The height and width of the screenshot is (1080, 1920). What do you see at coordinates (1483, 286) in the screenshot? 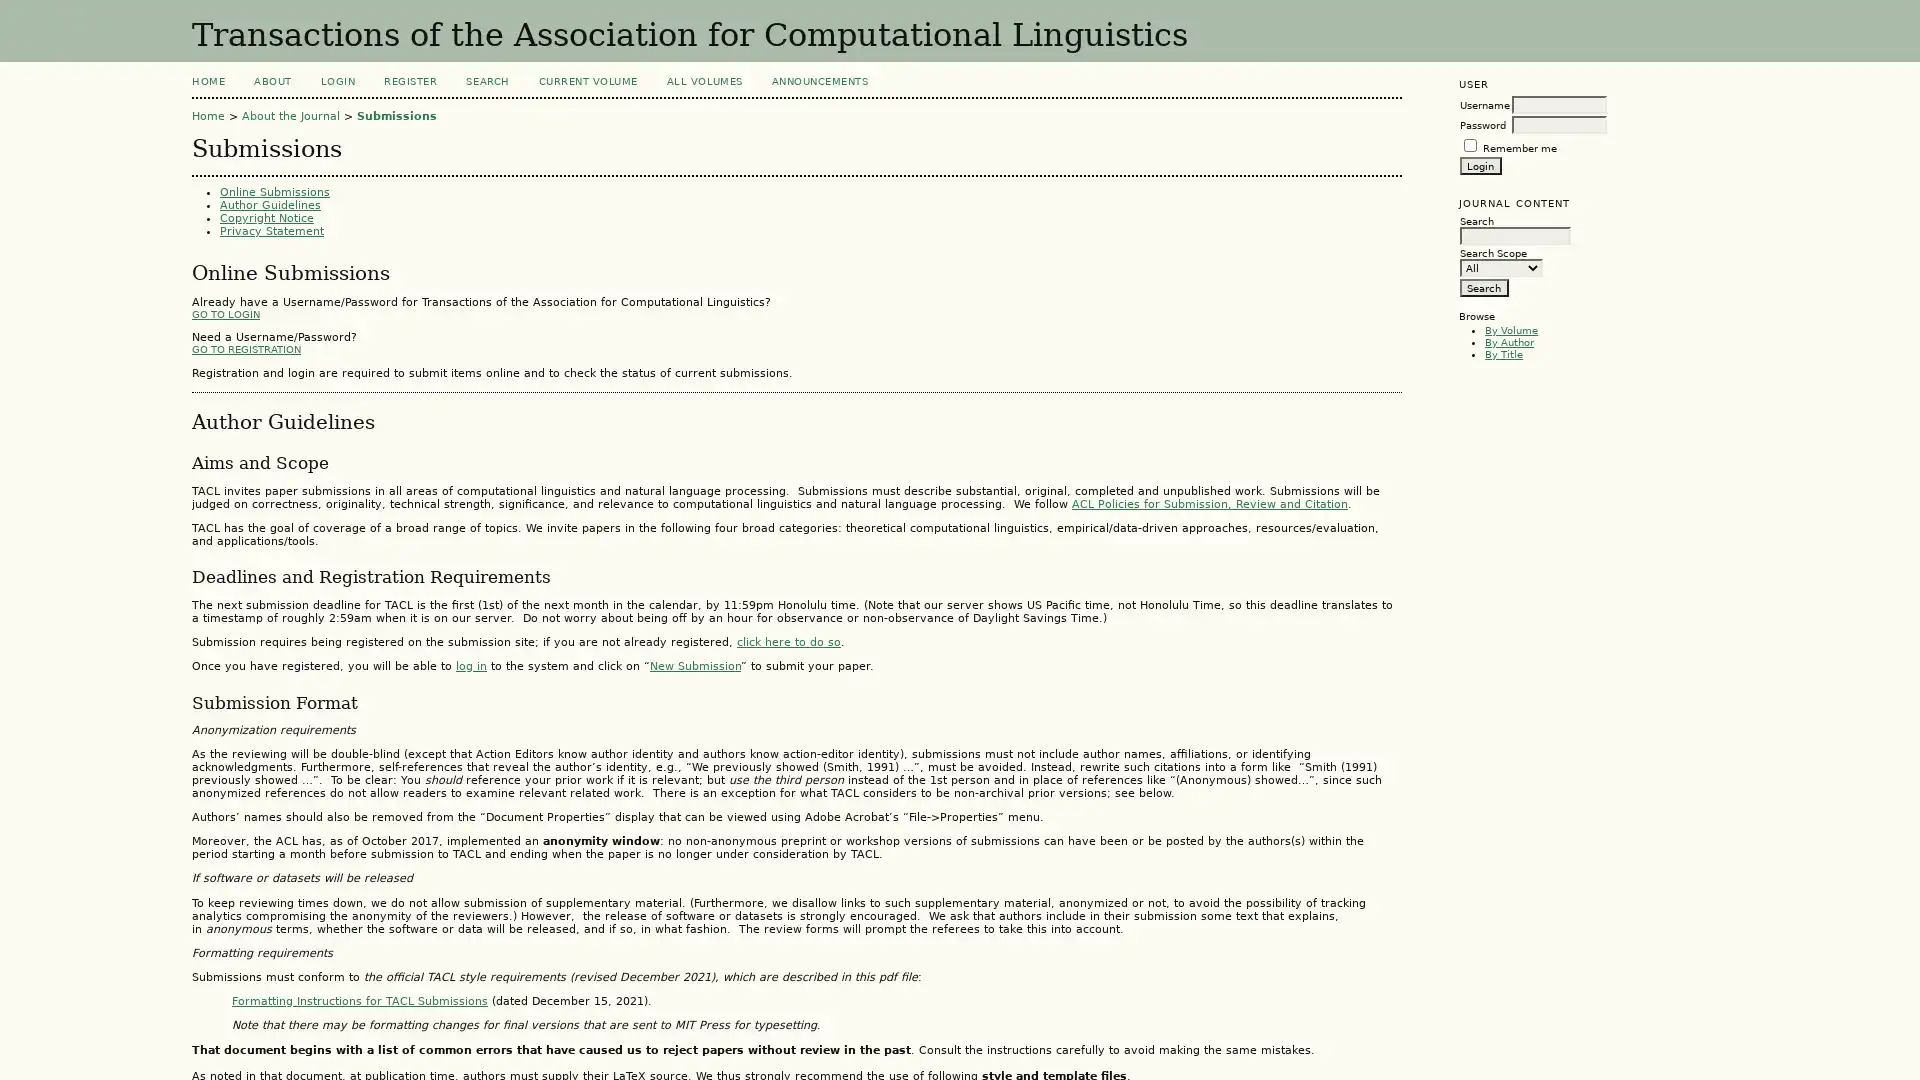
I see `Search` at bounding box center [1483, 286].